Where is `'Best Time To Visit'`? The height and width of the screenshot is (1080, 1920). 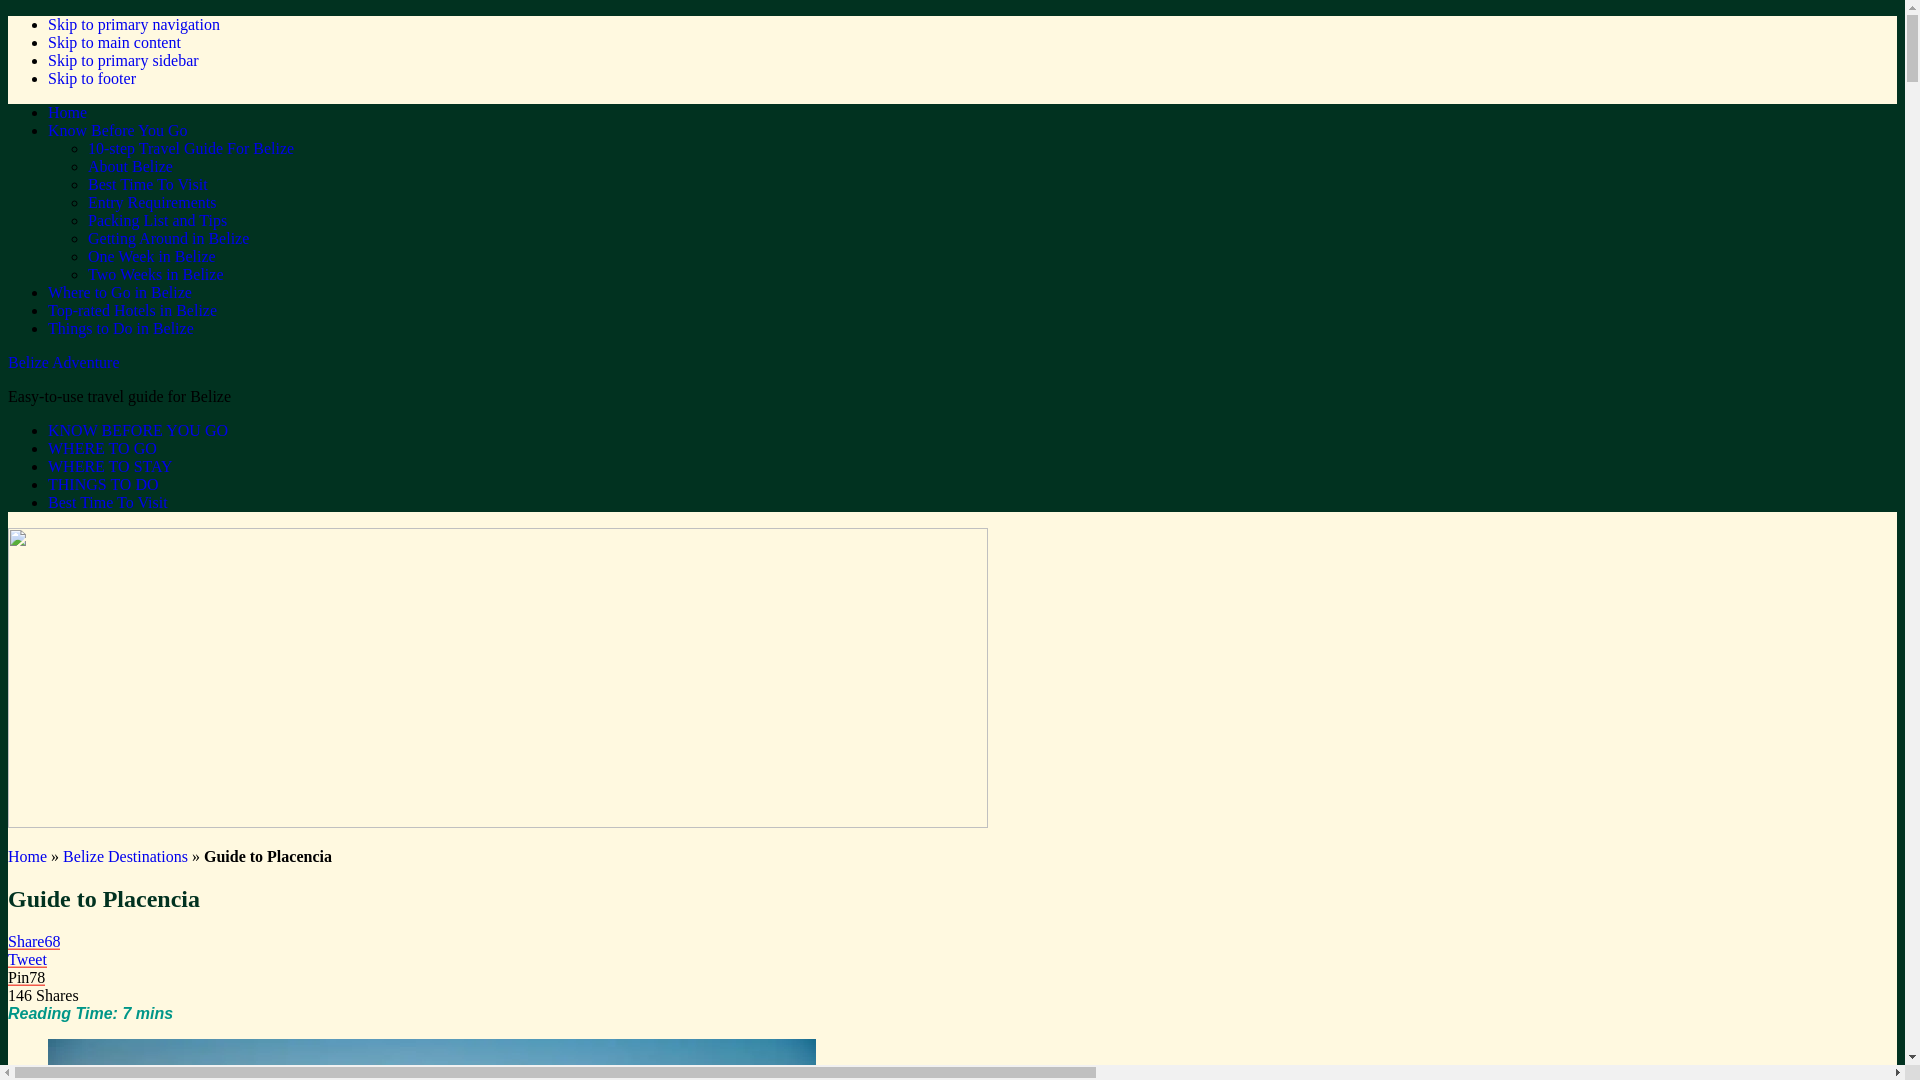
'Best Time To Visit' is located at coordinates (106, 501).